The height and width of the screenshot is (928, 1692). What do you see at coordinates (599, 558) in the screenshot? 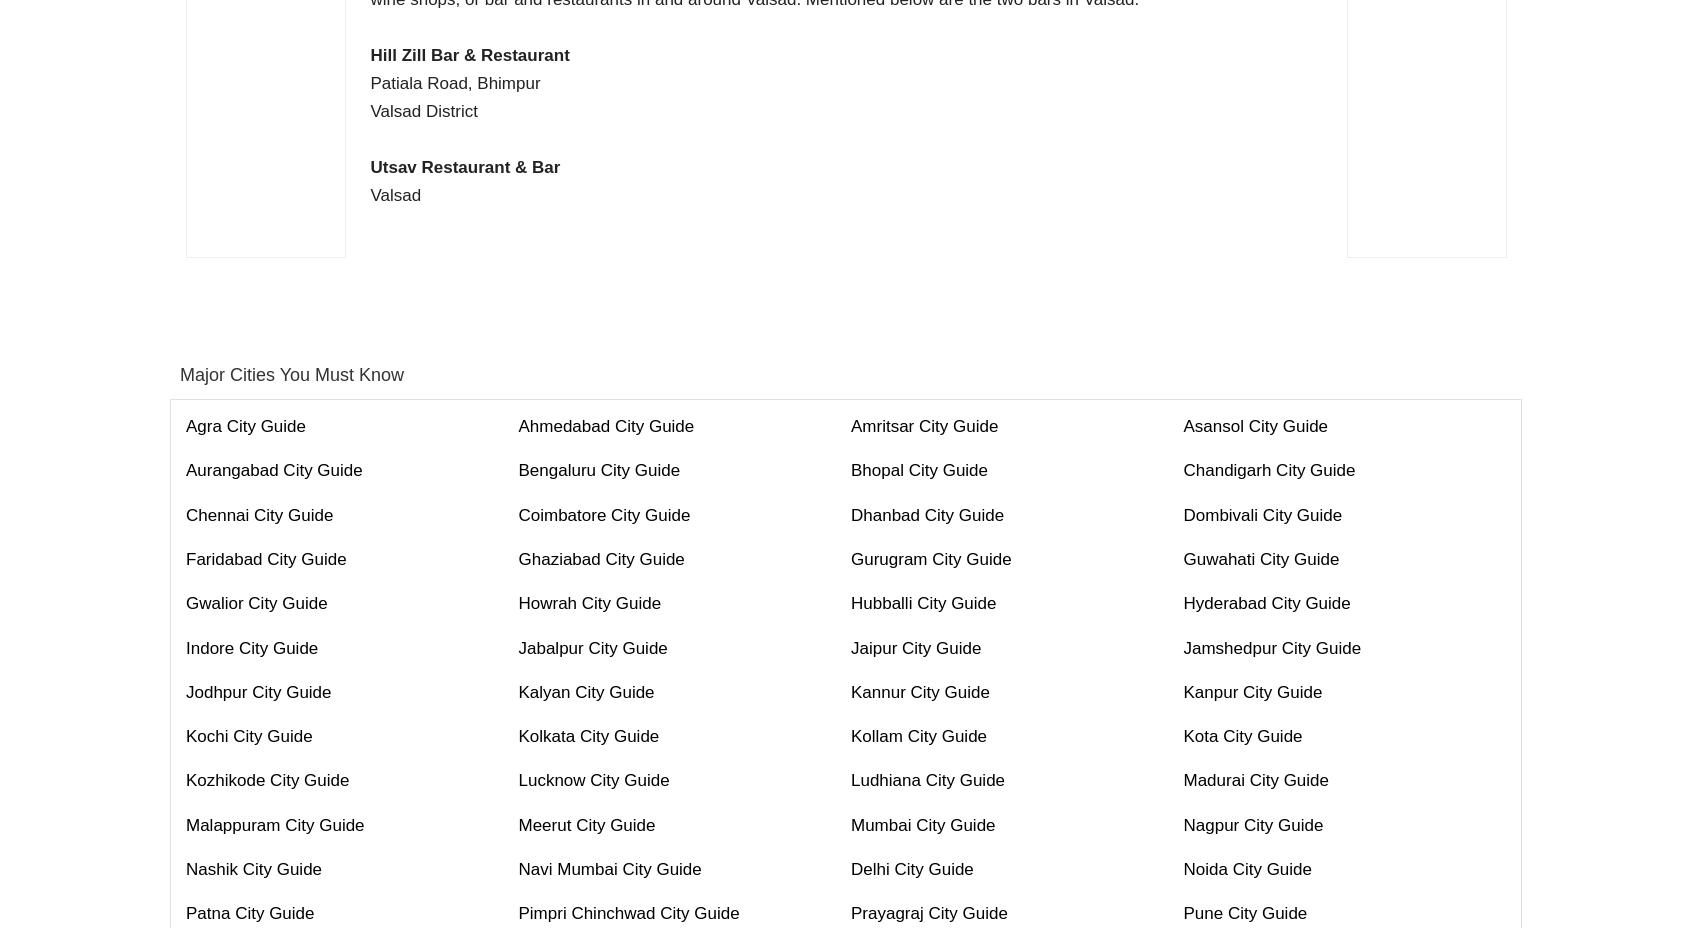
I see `'Ghaziabad City Guide'` at bounding box center [599, 558].